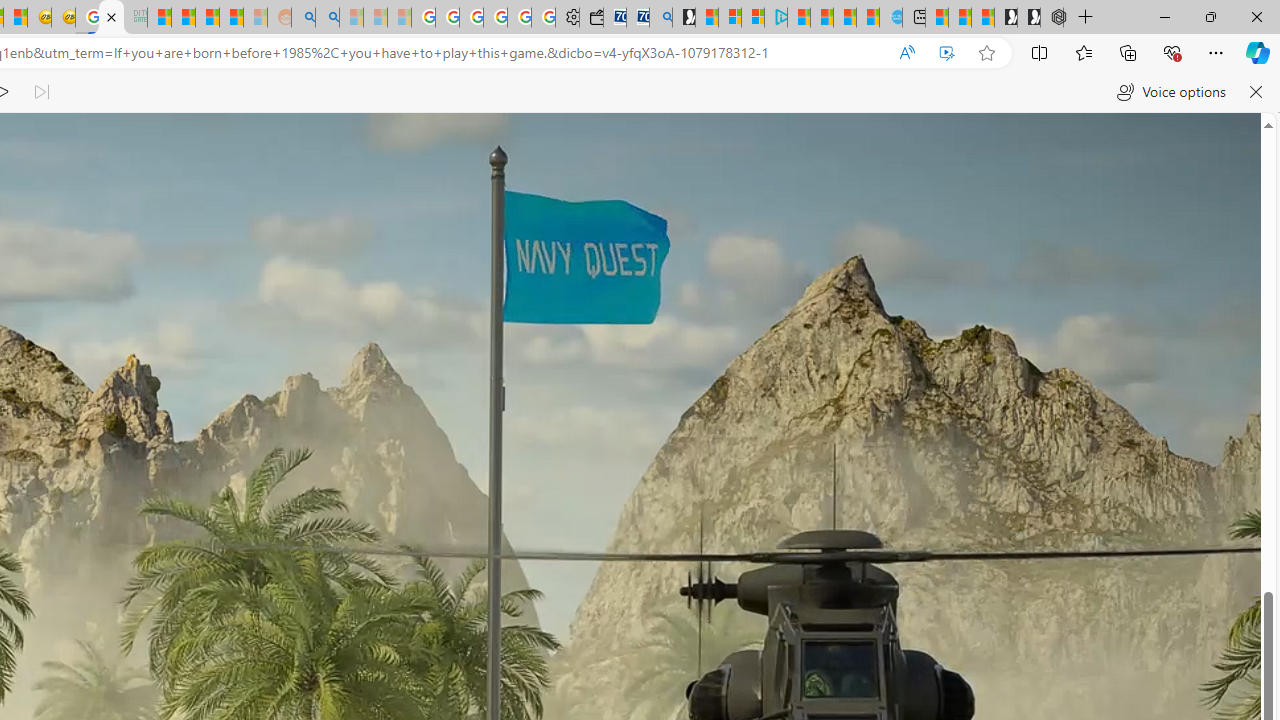  I want to click on 'Close read aloud', so click(1254, 92).